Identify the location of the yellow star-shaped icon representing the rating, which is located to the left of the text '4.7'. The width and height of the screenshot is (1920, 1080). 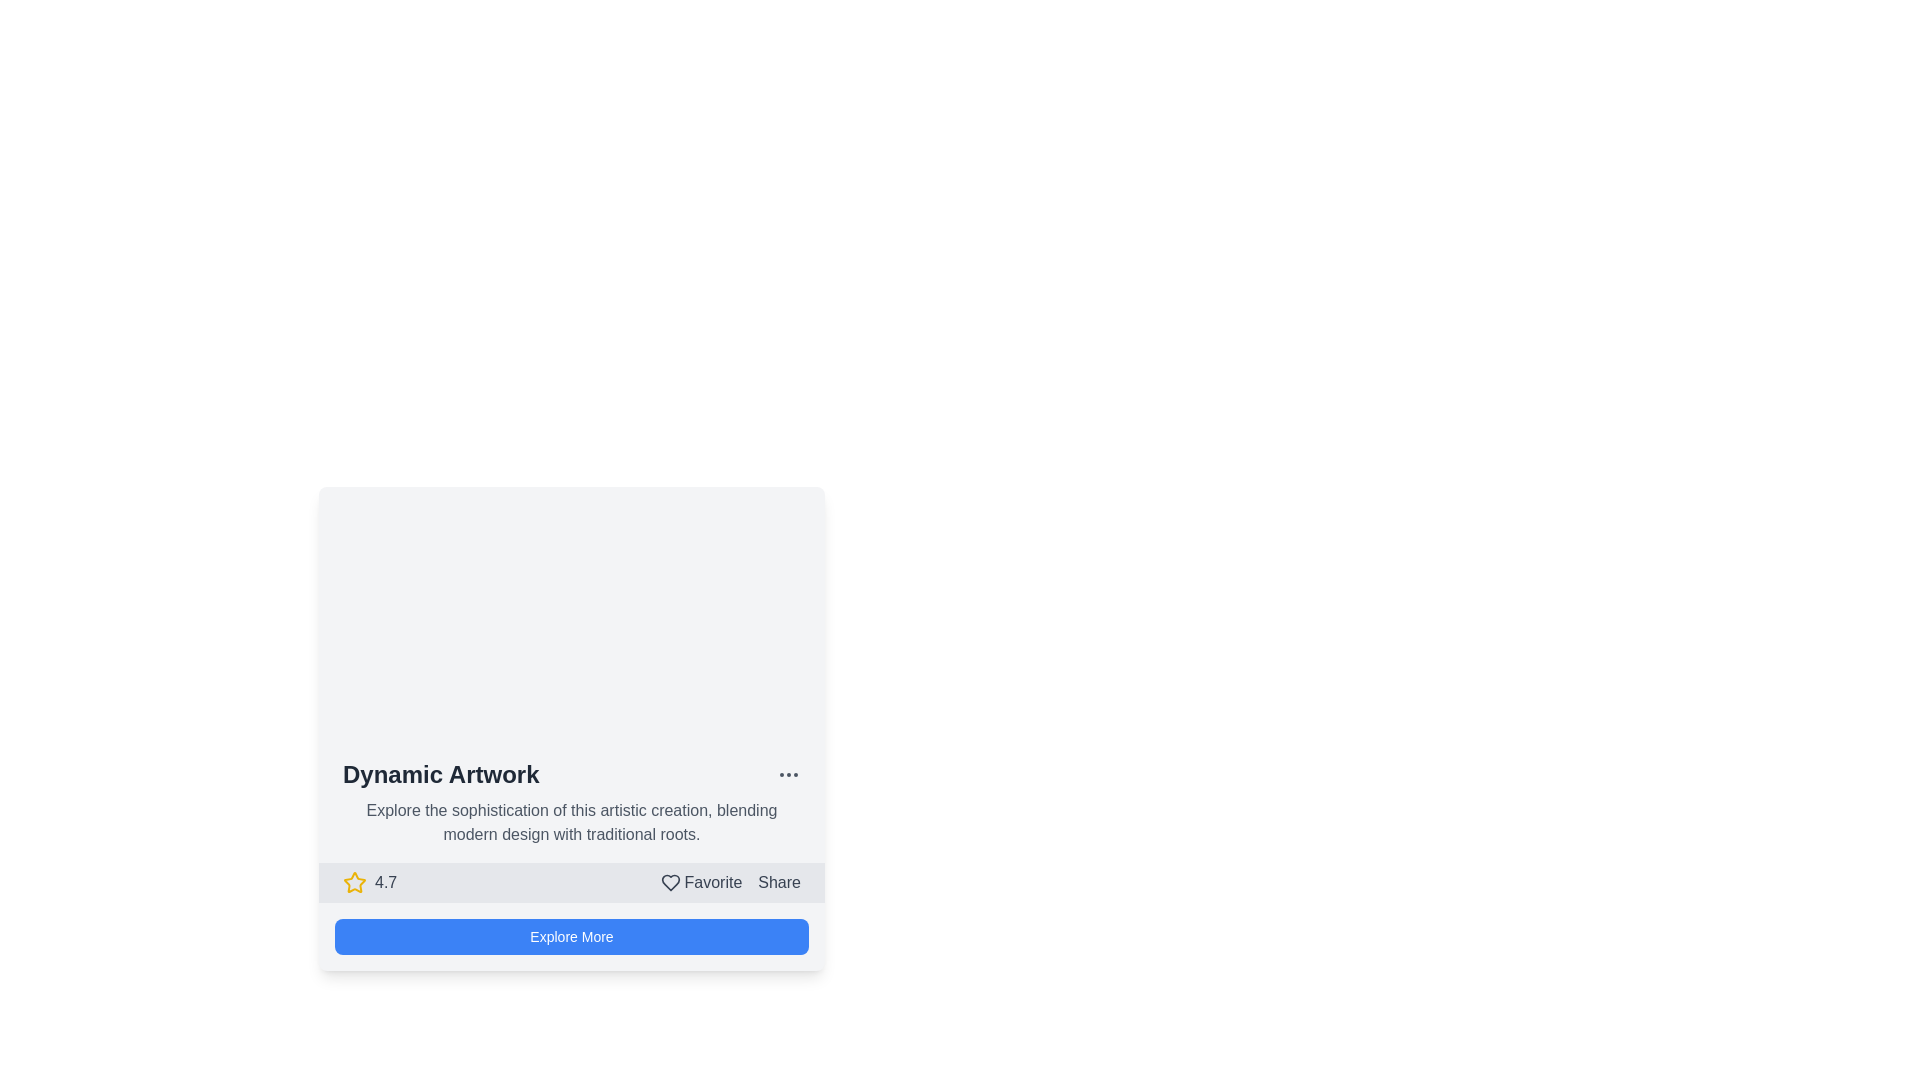
(355, 882).